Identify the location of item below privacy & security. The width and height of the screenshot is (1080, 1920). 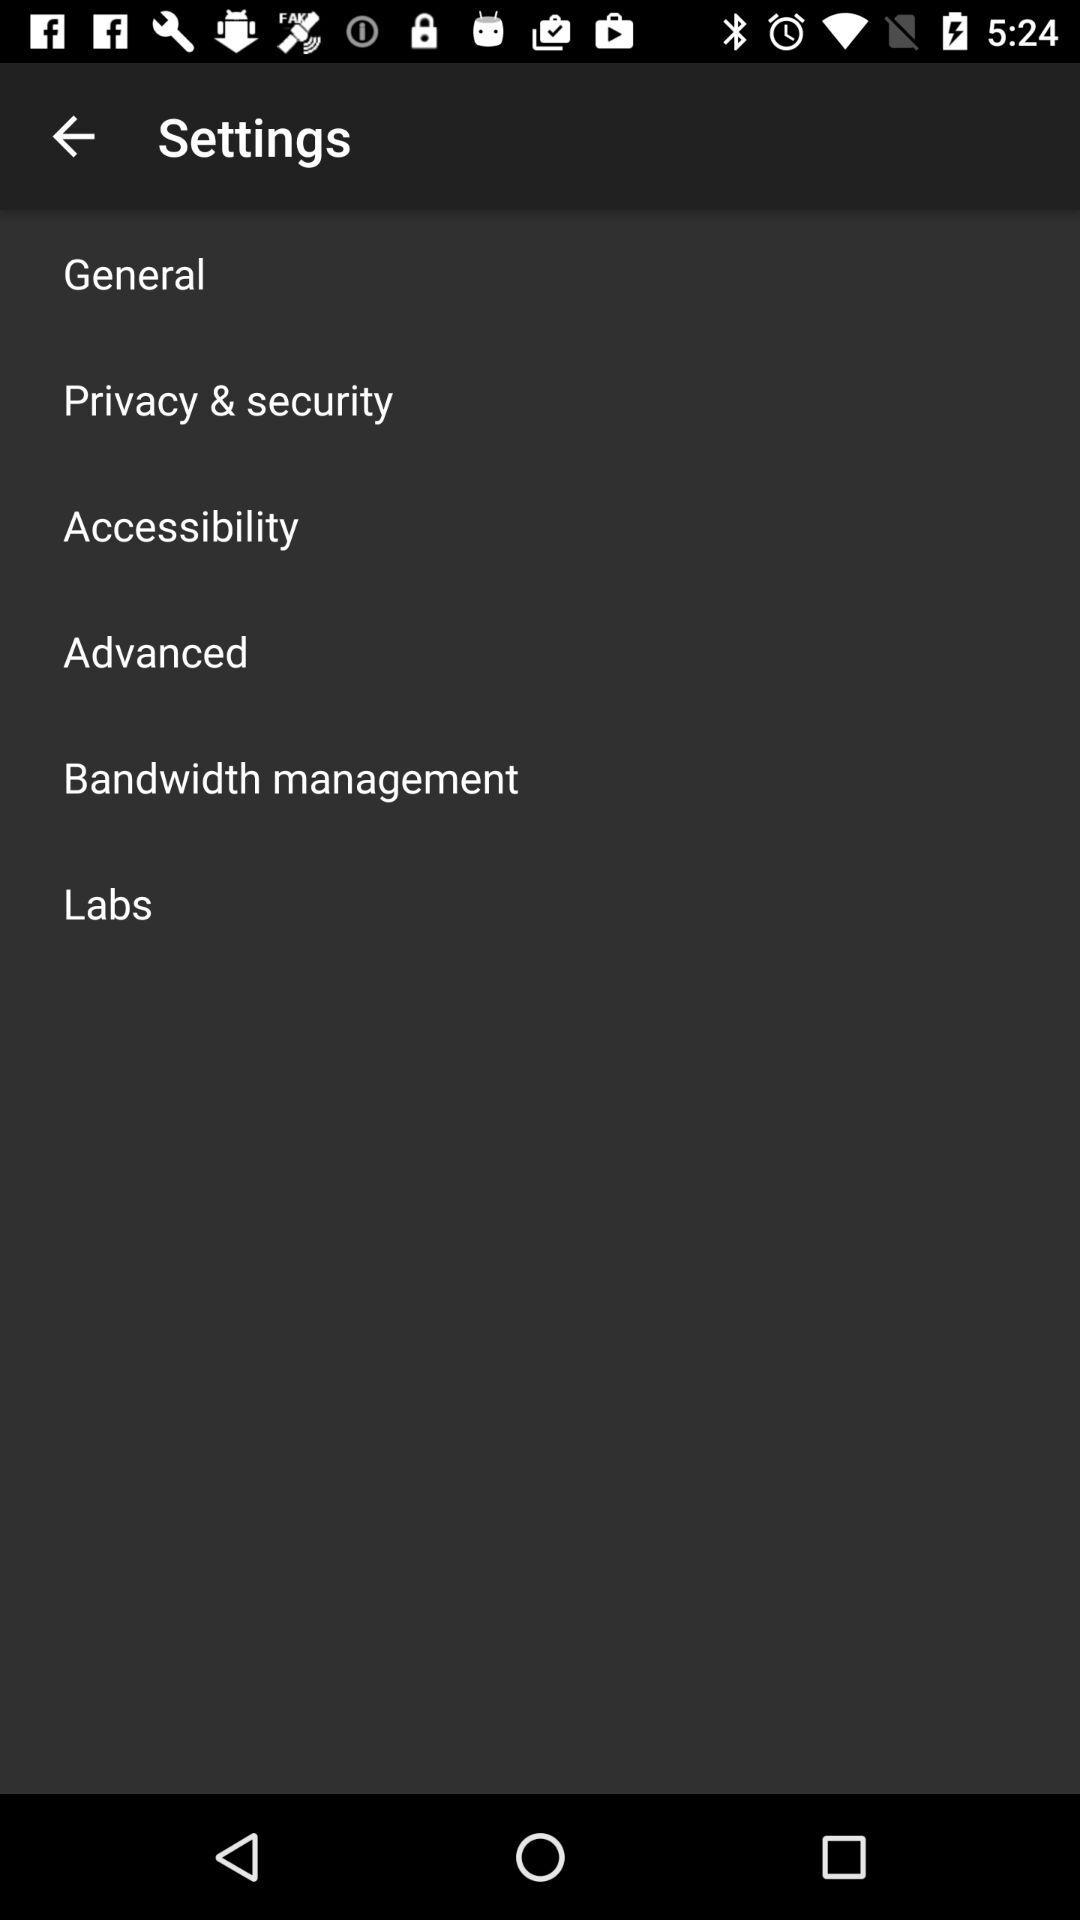
(181, 524).